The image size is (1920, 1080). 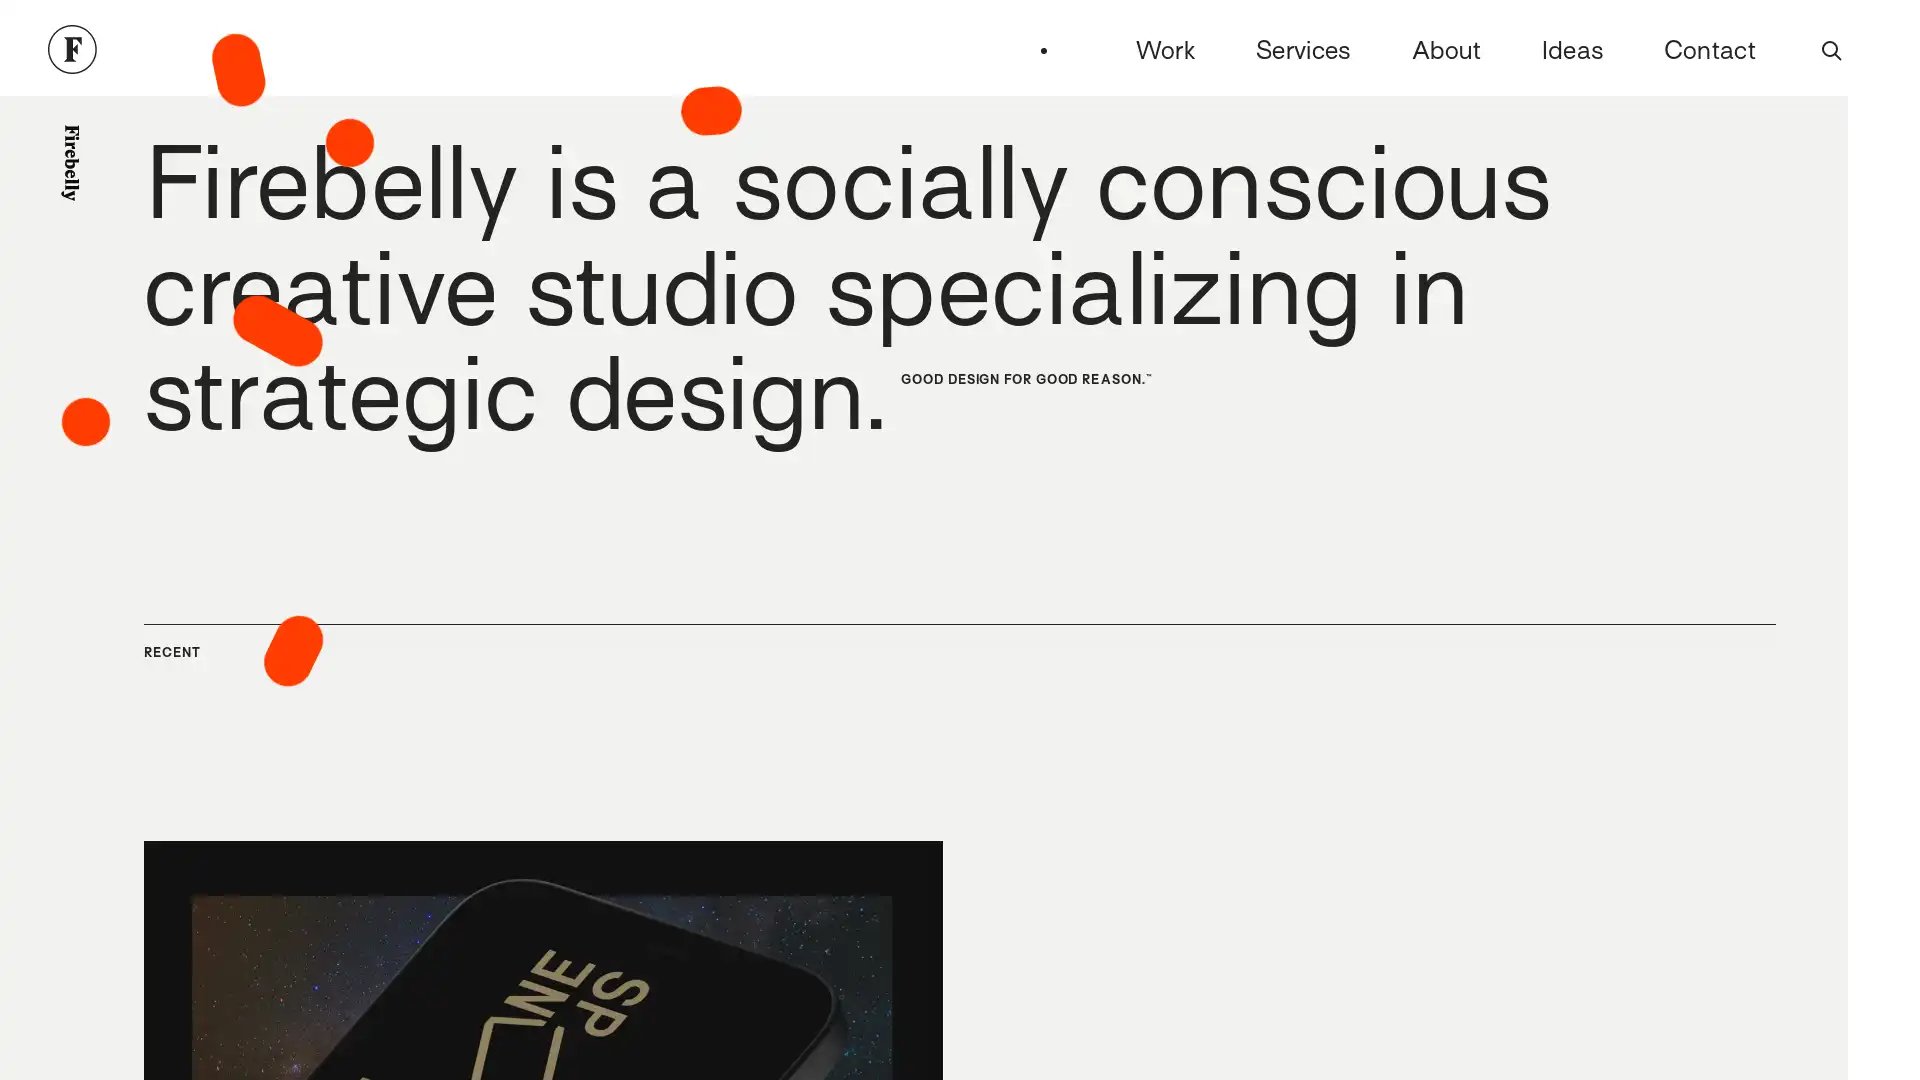 I want to click on Search, so click(x=1832, y=49).